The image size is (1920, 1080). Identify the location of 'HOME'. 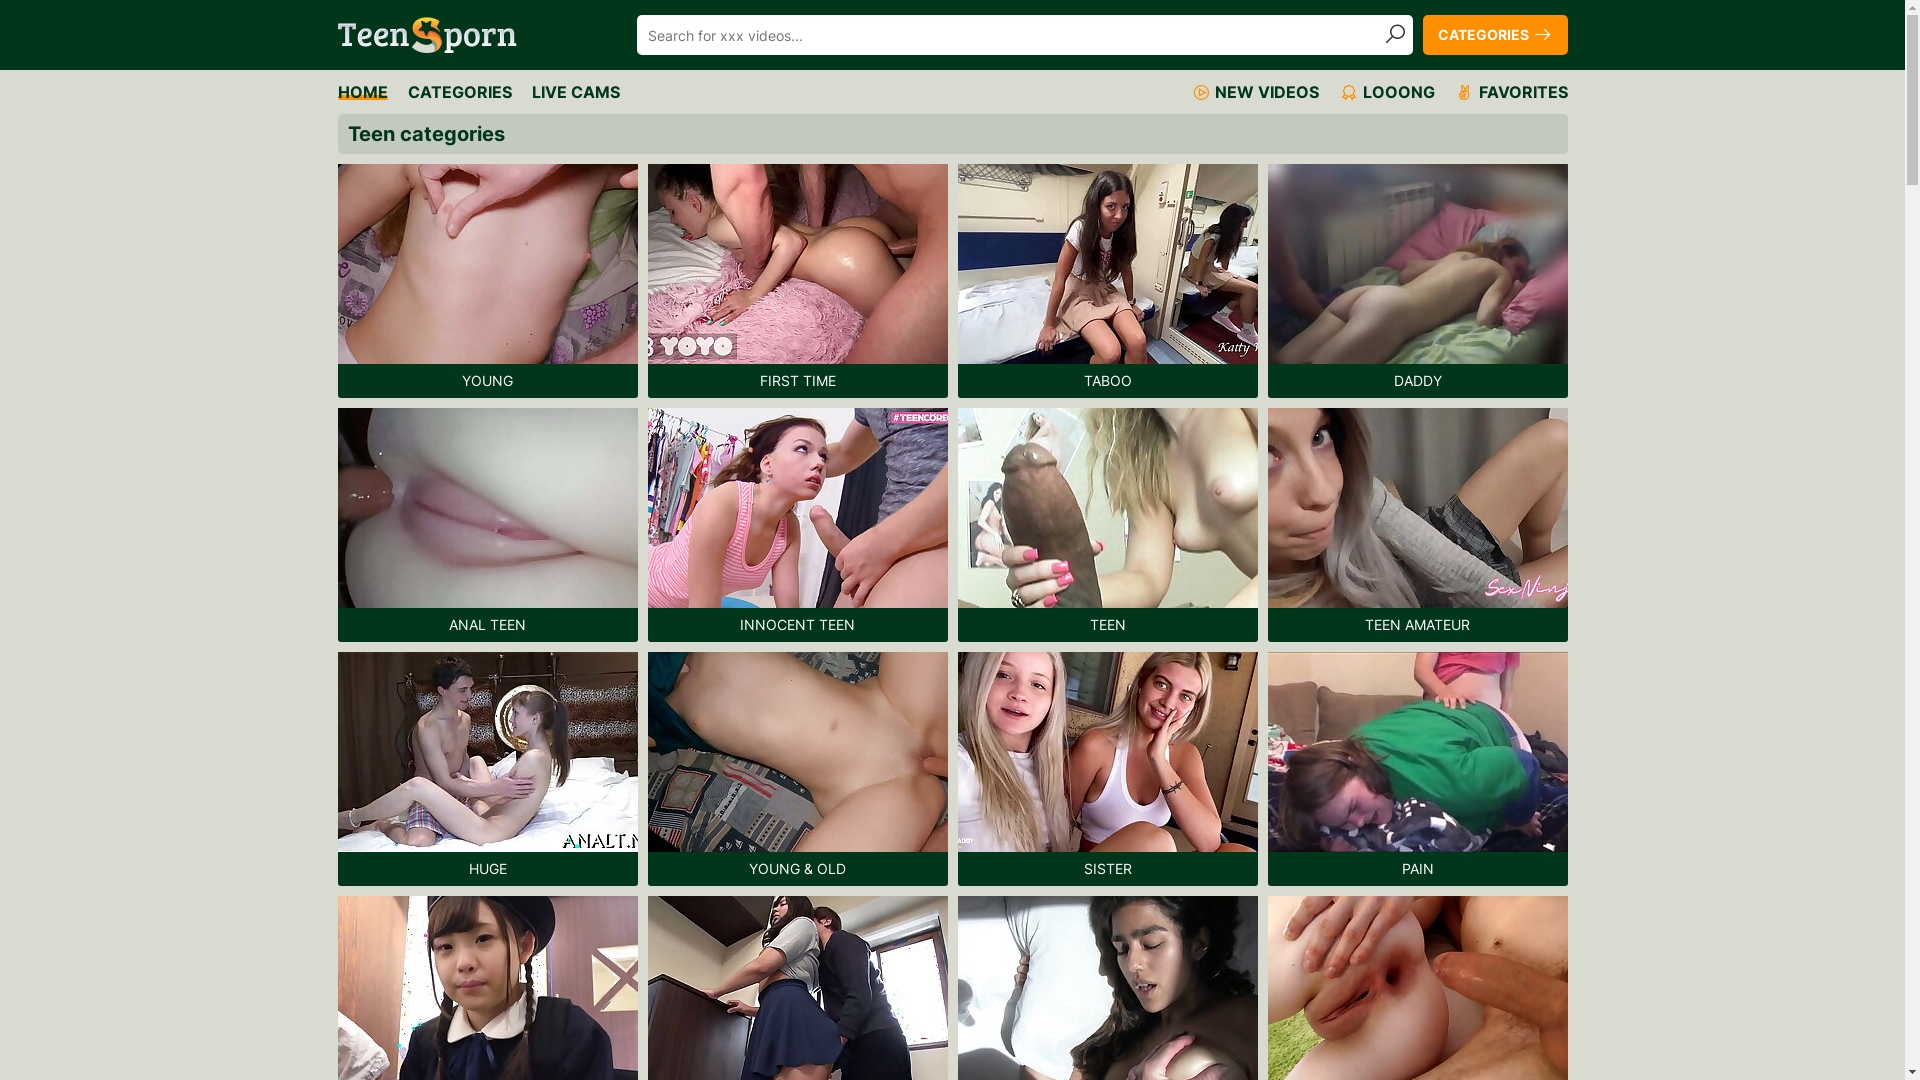
(363, 92).